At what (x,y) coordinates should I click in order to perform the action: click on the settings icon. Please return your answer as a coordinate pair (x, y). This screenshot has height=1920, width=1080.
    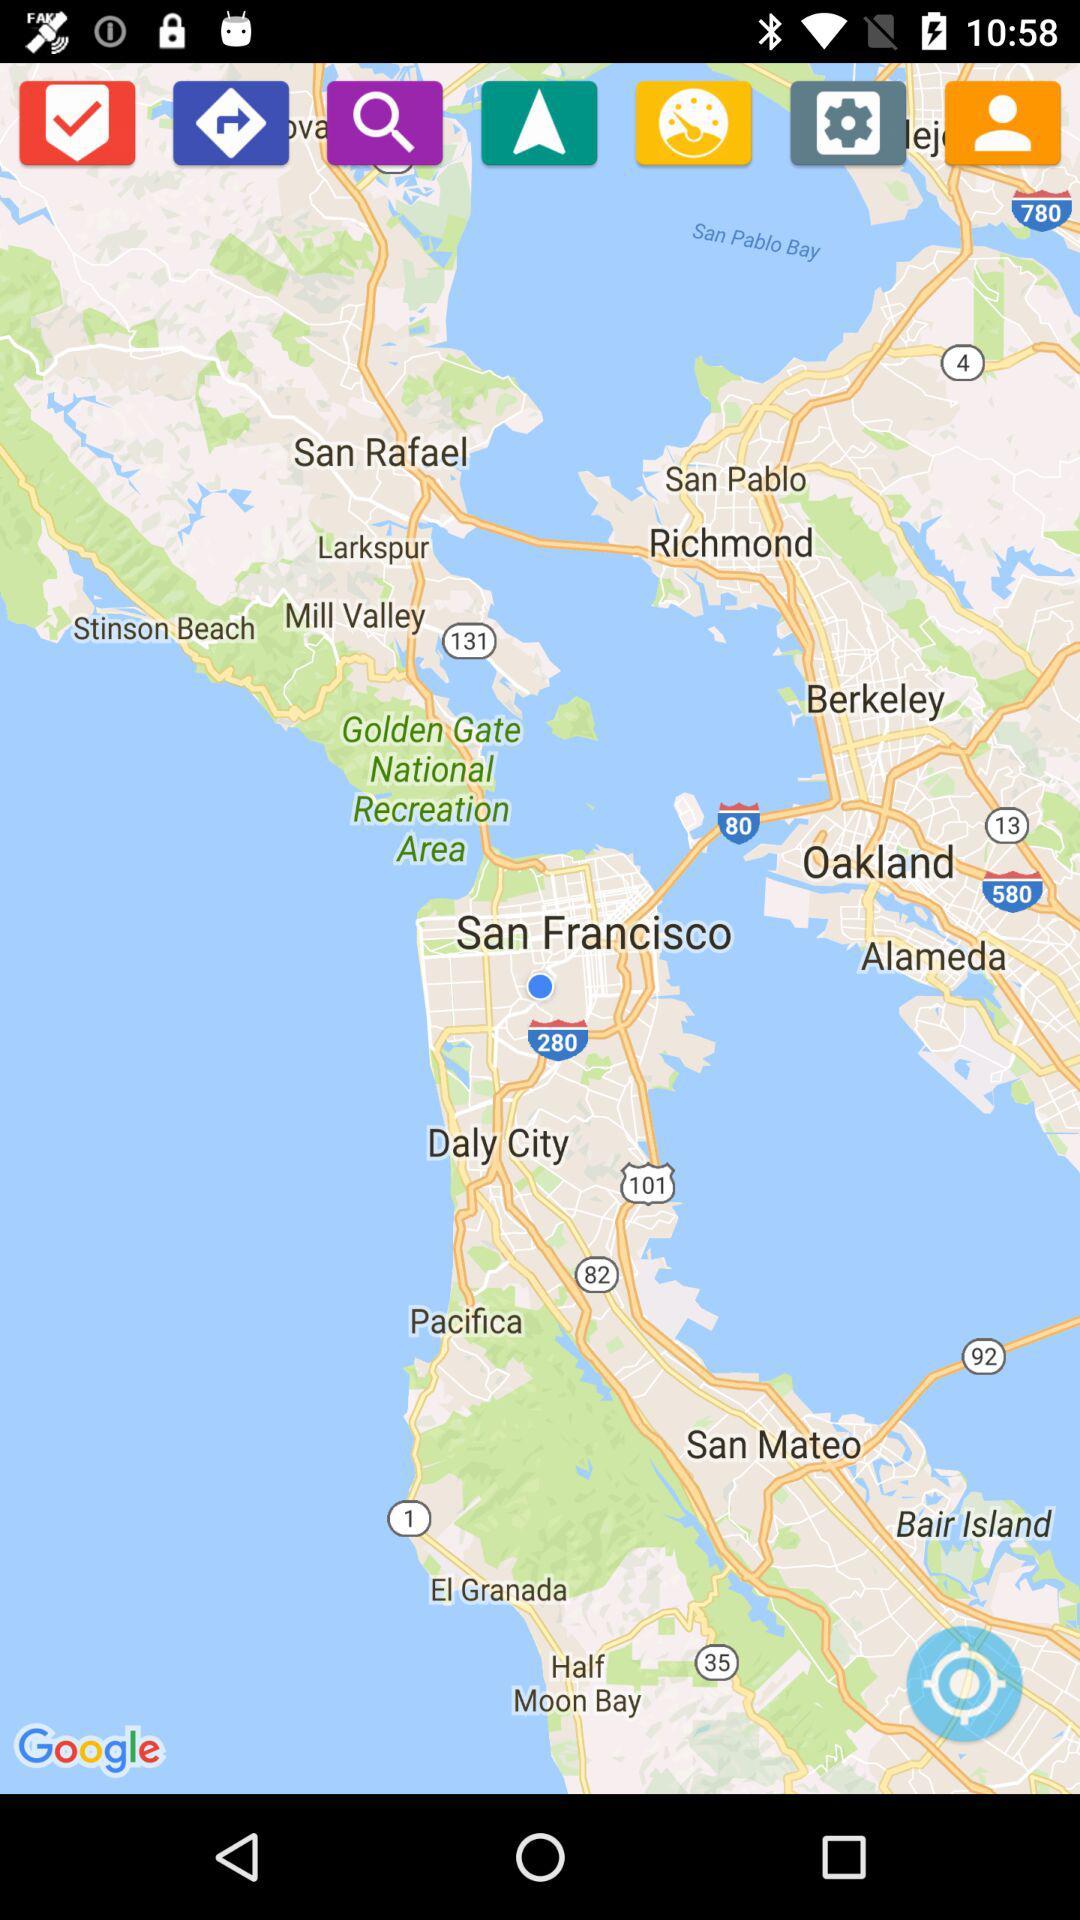
    Looking at the image, I should click on (848, 121).